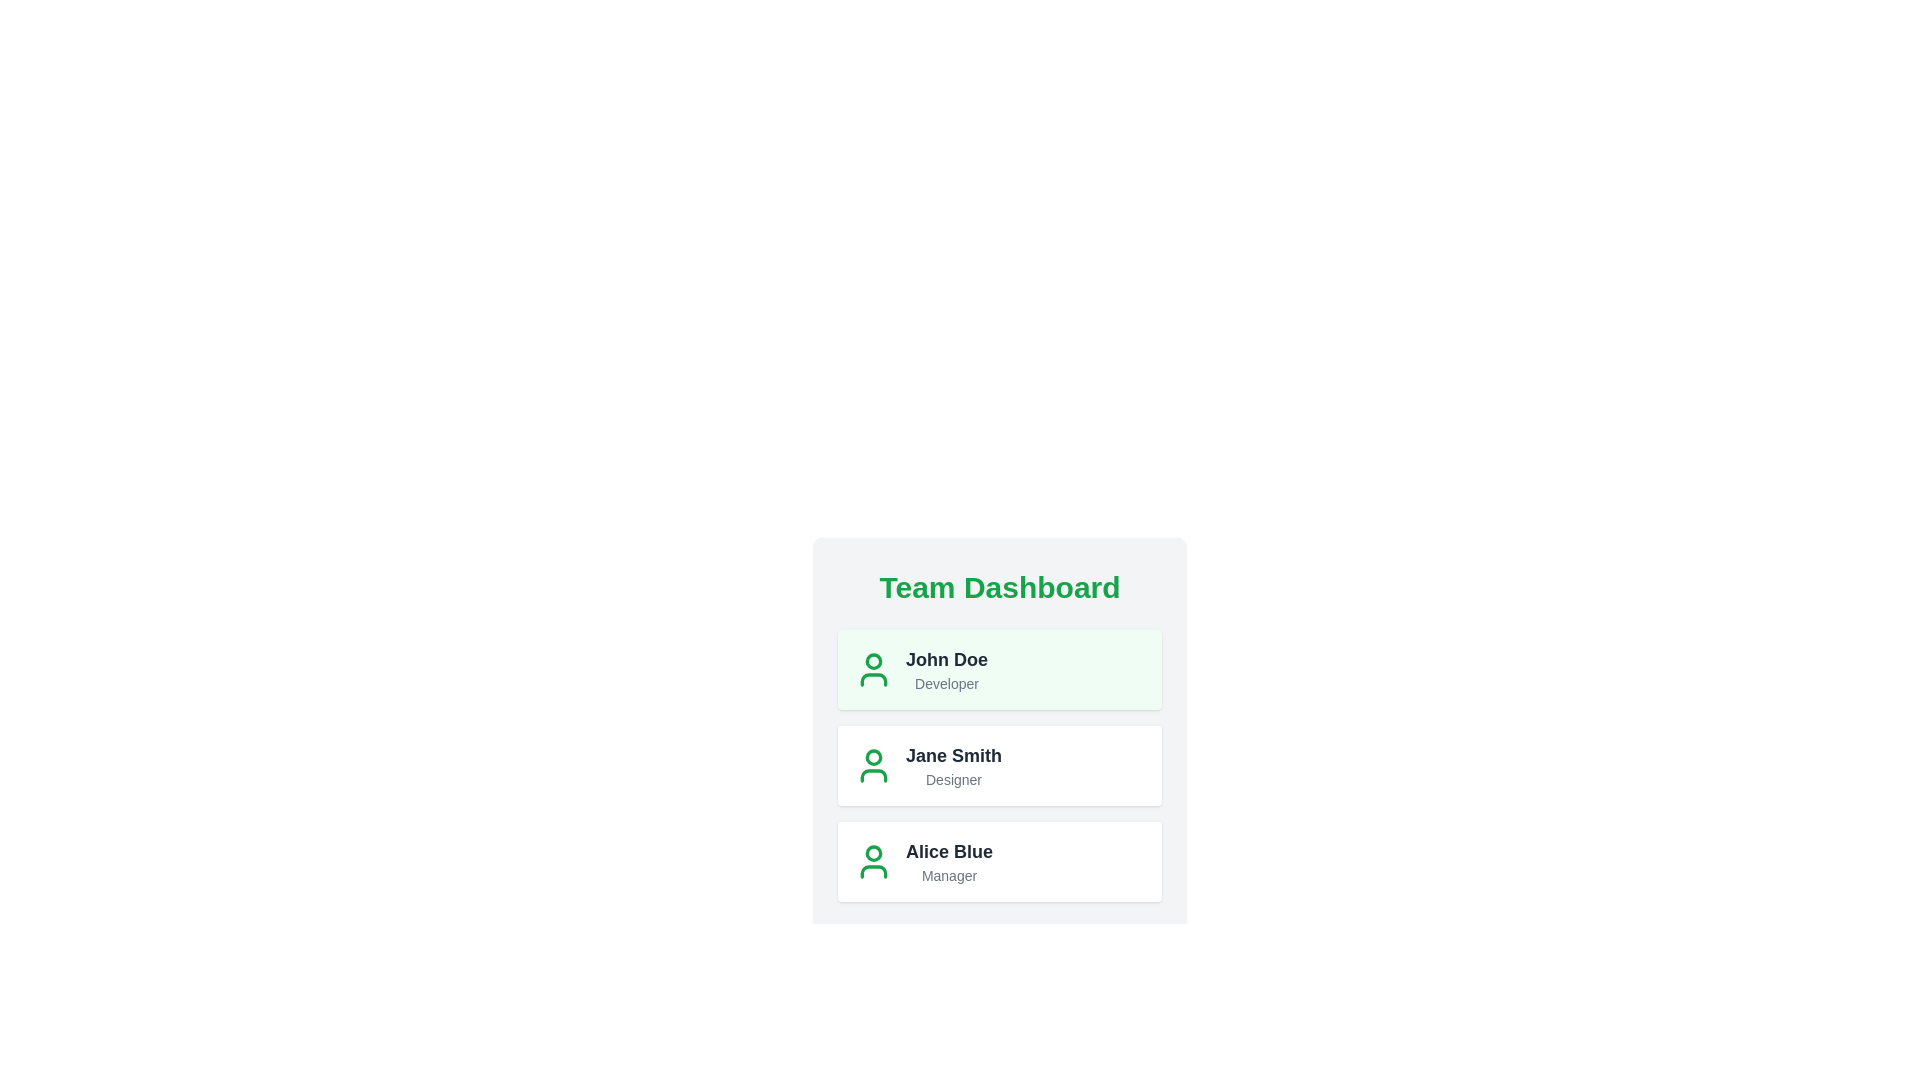 The image size is (1920, 1080). What do you see at coordinates (999, 765) in the screenshot?
I see `the user card for 'Jane Smith', the second card in the vertical list of user cards` at bounding box center [999, 765].